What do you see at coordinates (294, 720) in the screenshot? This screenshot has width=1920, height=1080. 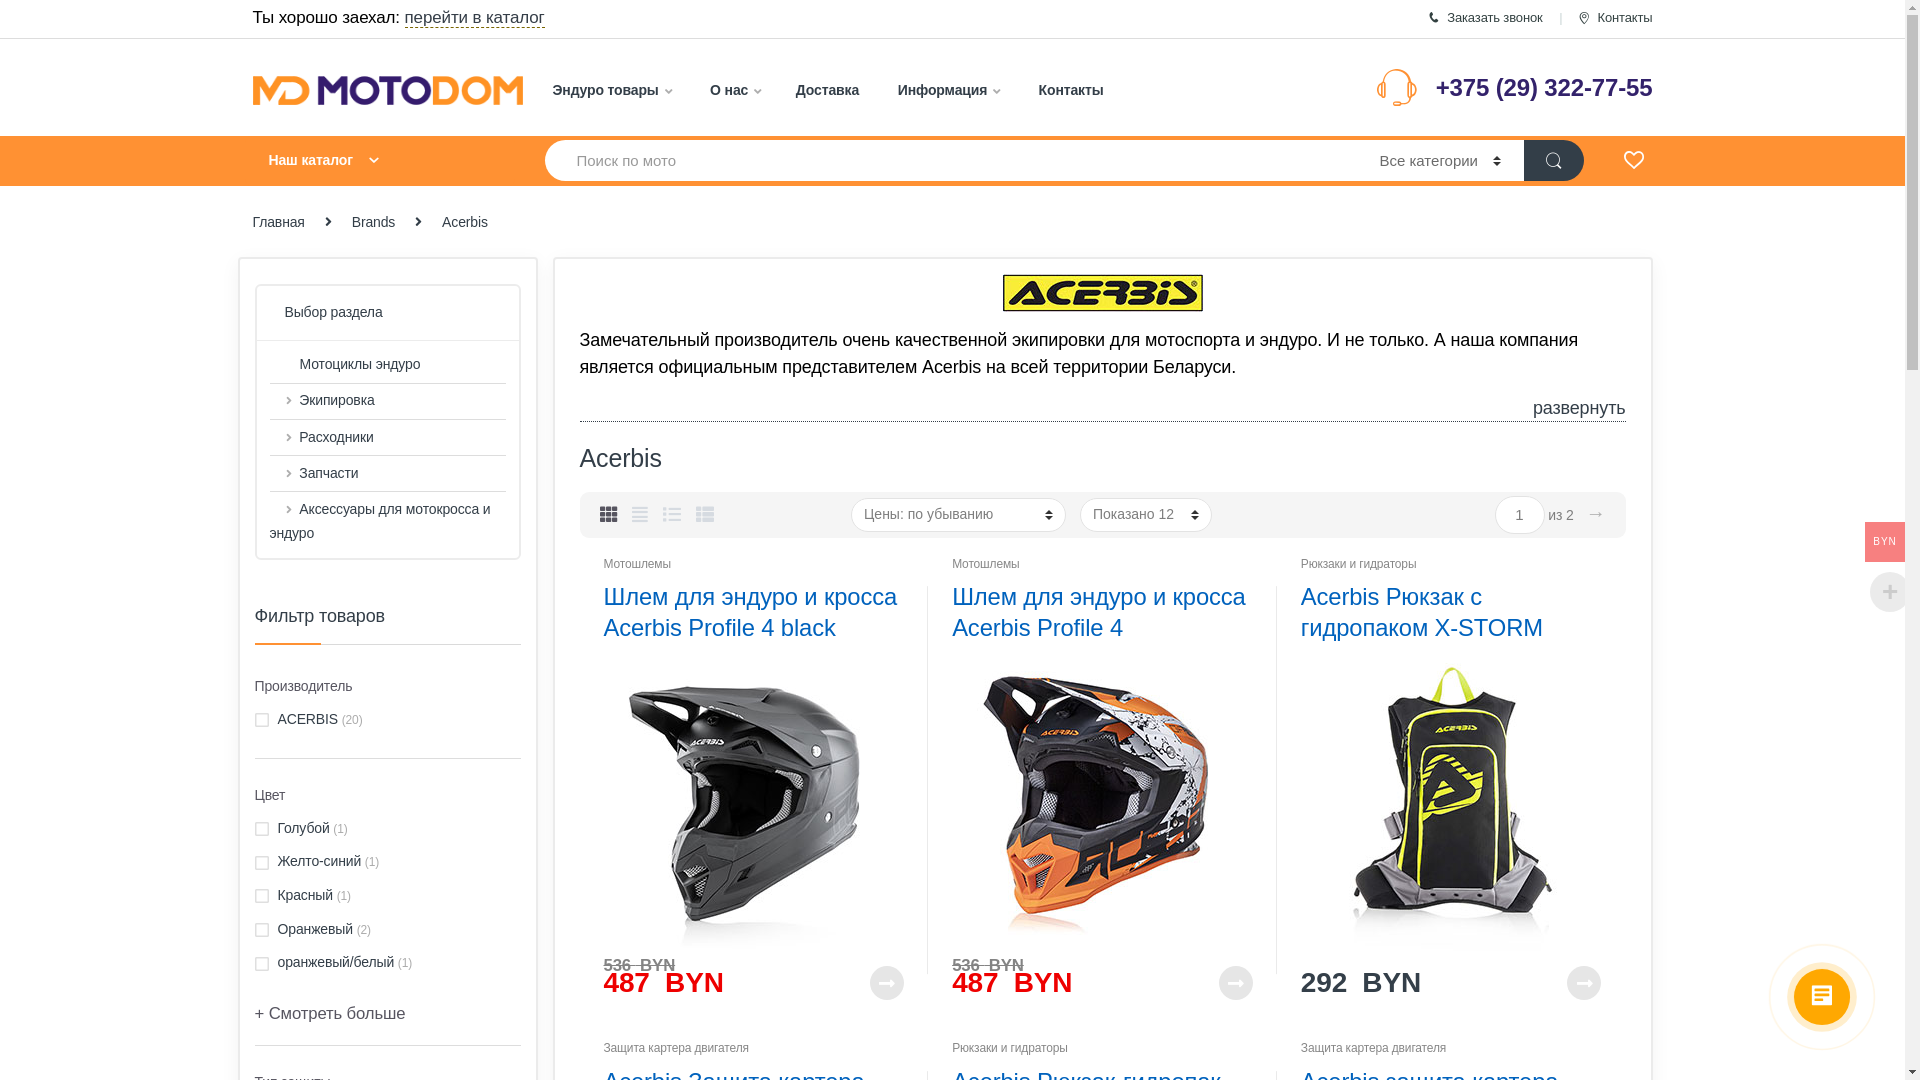 I see `'ACERBIS'` at bounding box center [294, 720].